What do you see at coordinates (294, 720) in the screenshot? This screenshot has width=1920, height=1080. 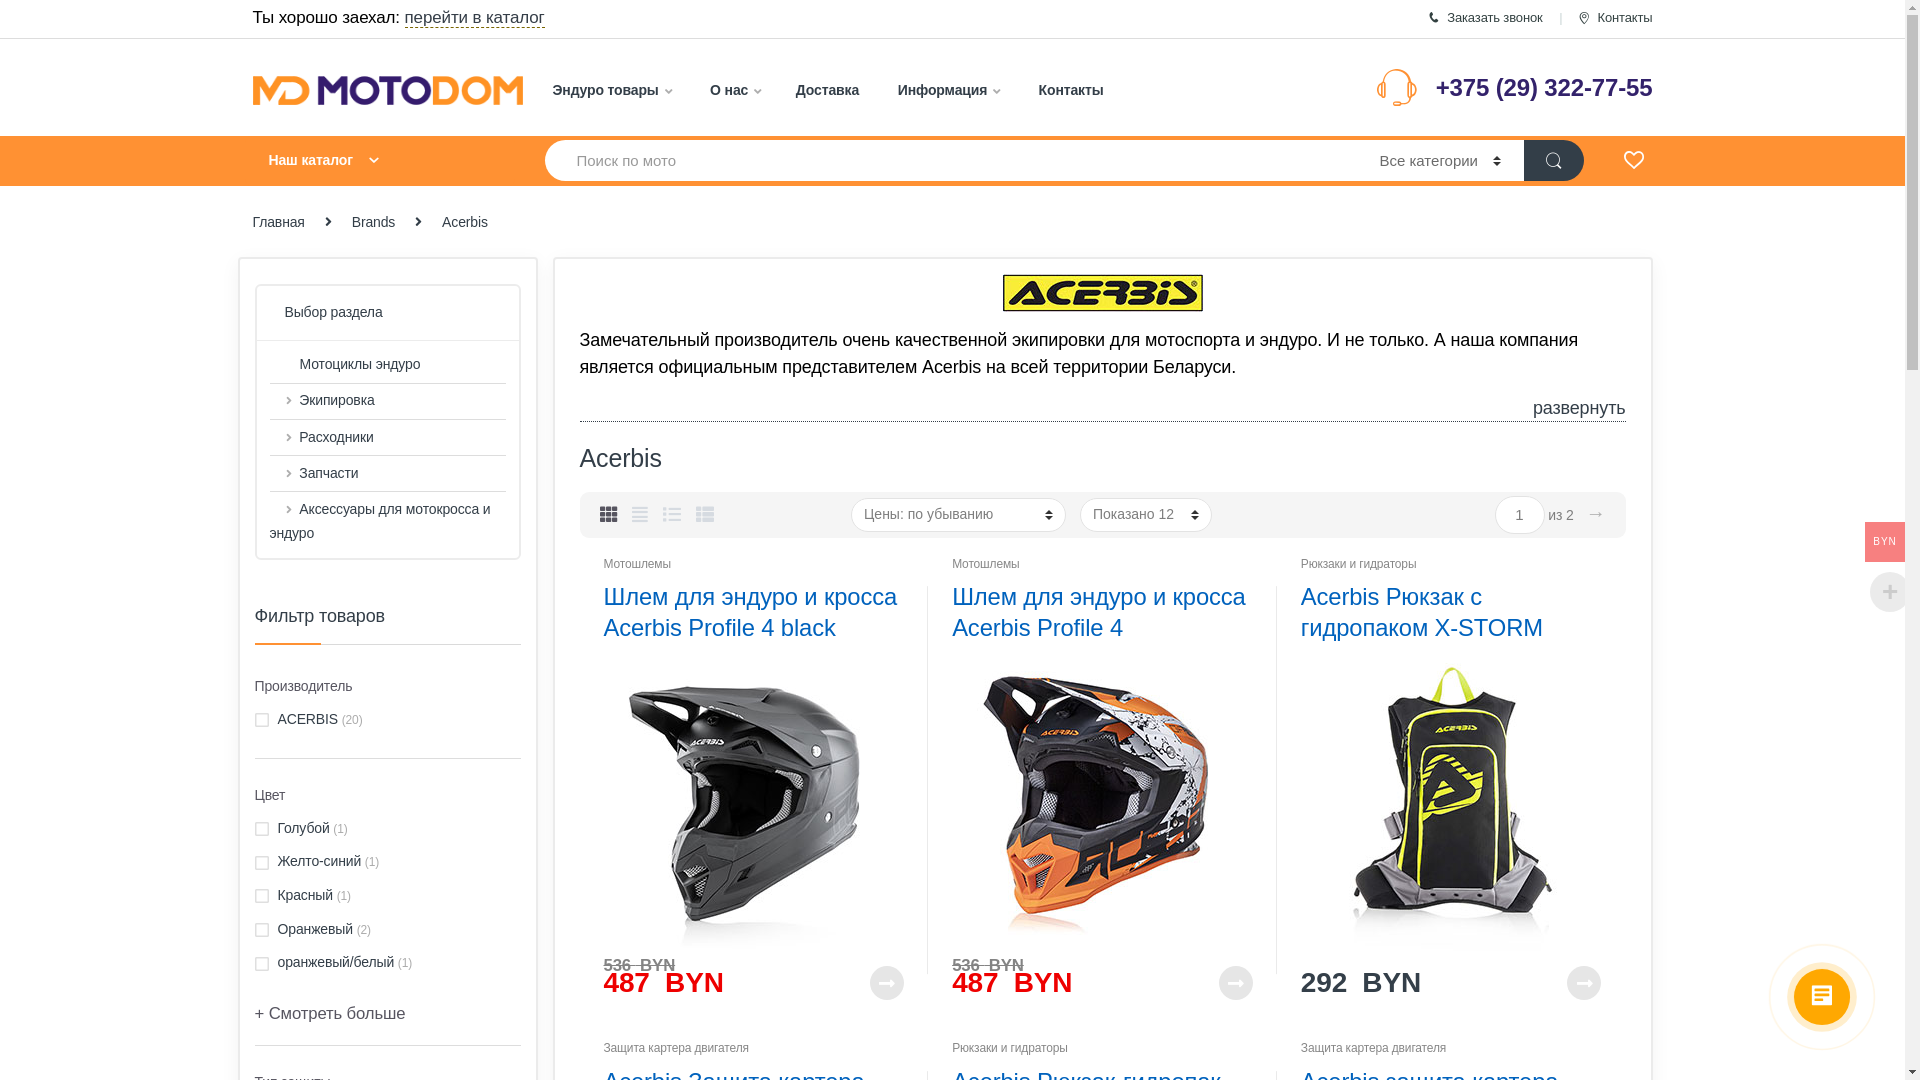 I see `'ACERBIS'` at bounding box center [294, 720].